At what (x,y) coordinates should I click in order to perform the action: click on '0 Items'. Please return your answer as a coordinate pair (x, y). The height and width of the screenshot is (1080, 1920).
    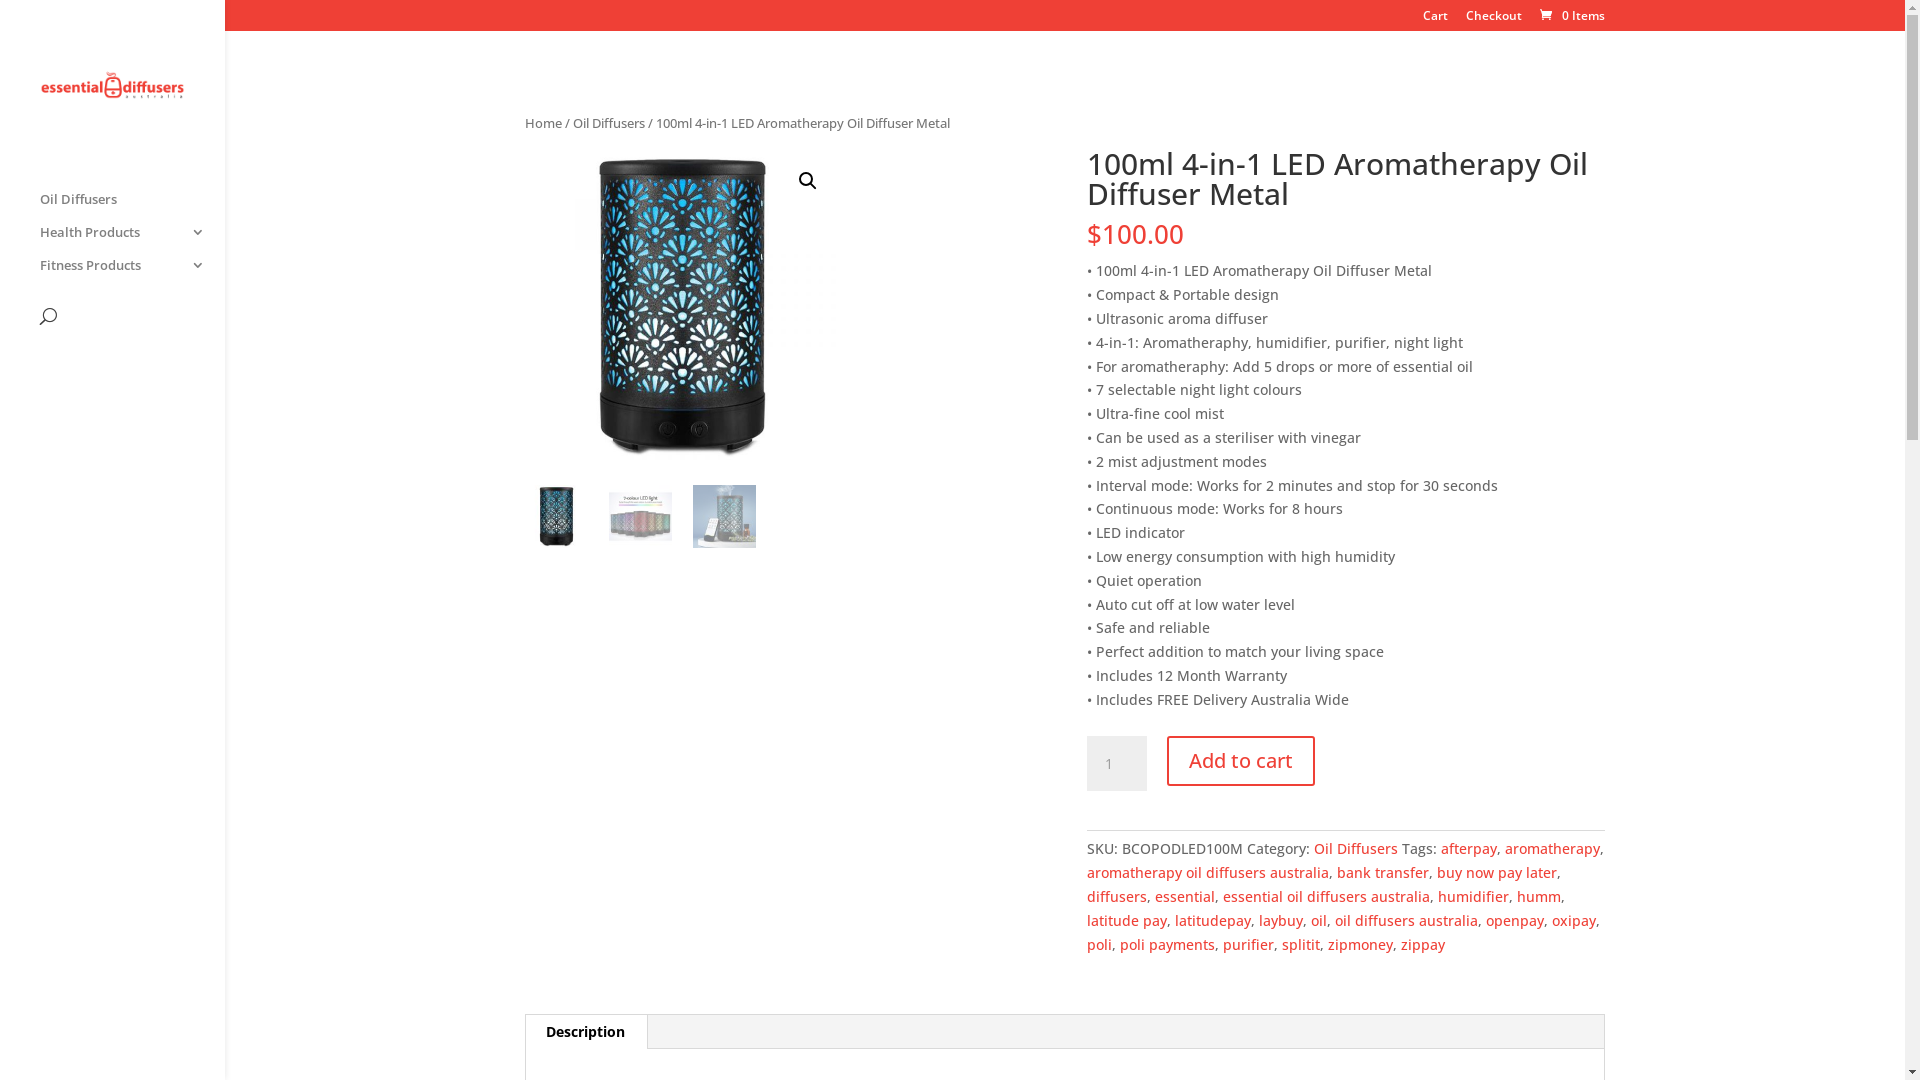
    Looking at the image, I should click on (1569, 15).